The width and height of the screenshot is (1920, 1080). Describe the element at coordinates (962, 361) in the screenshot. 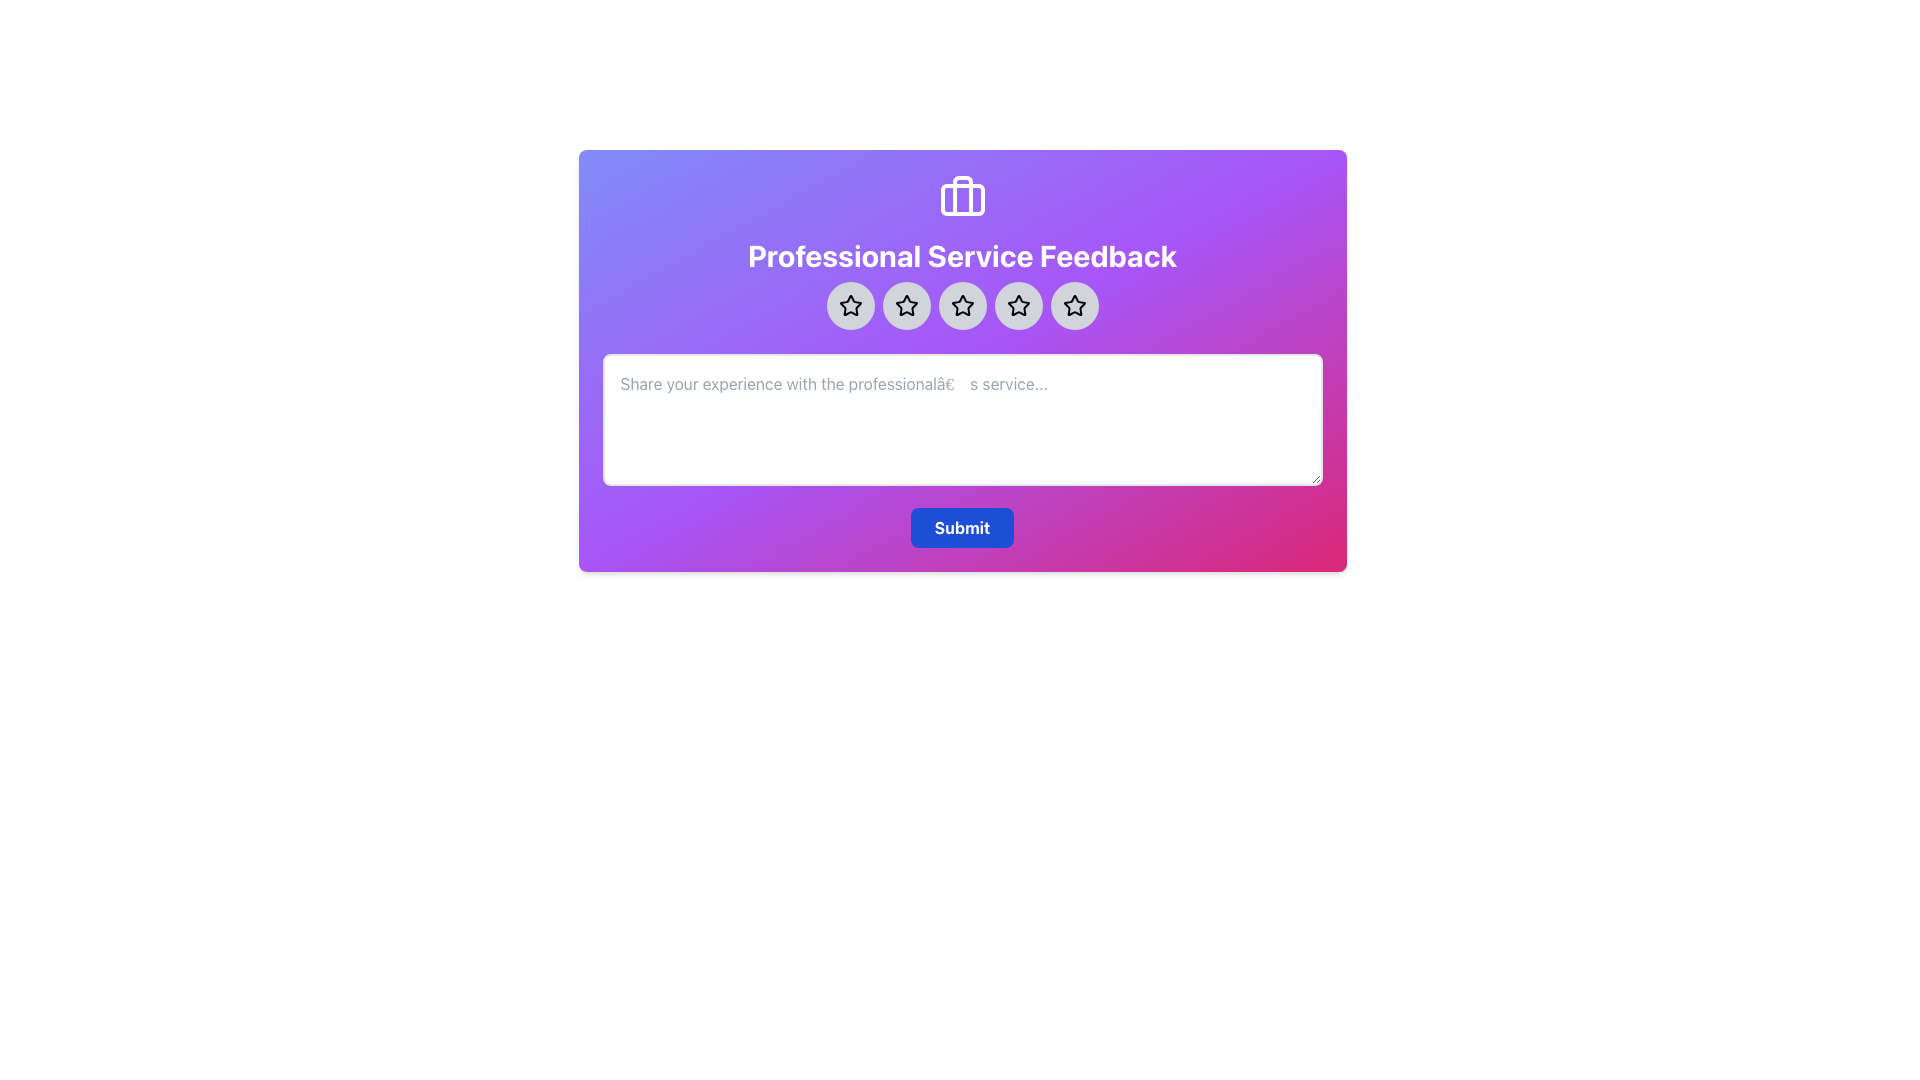

I see `inside the feedback text area of the feedback collection component to type your feedback` at that location.